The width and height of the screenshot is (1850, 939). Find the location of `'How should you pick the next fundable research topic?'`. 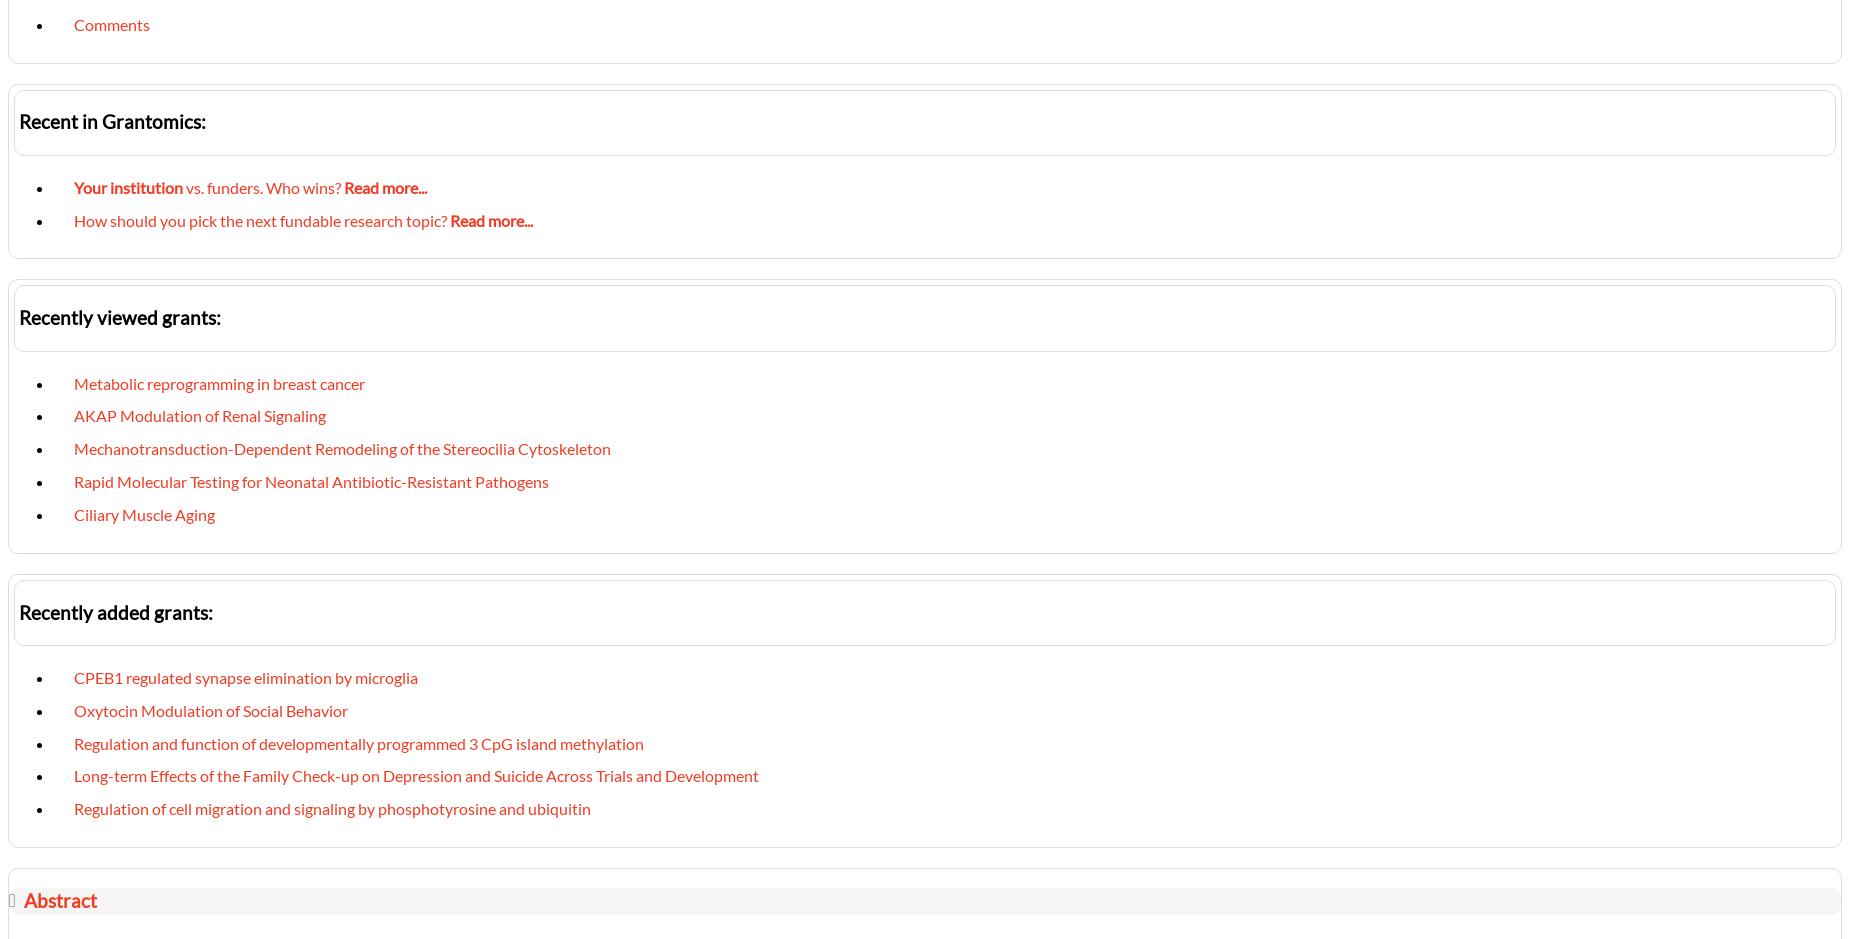

'How should you pick the next fundable research topic?' is located at coordinates (73, 219).